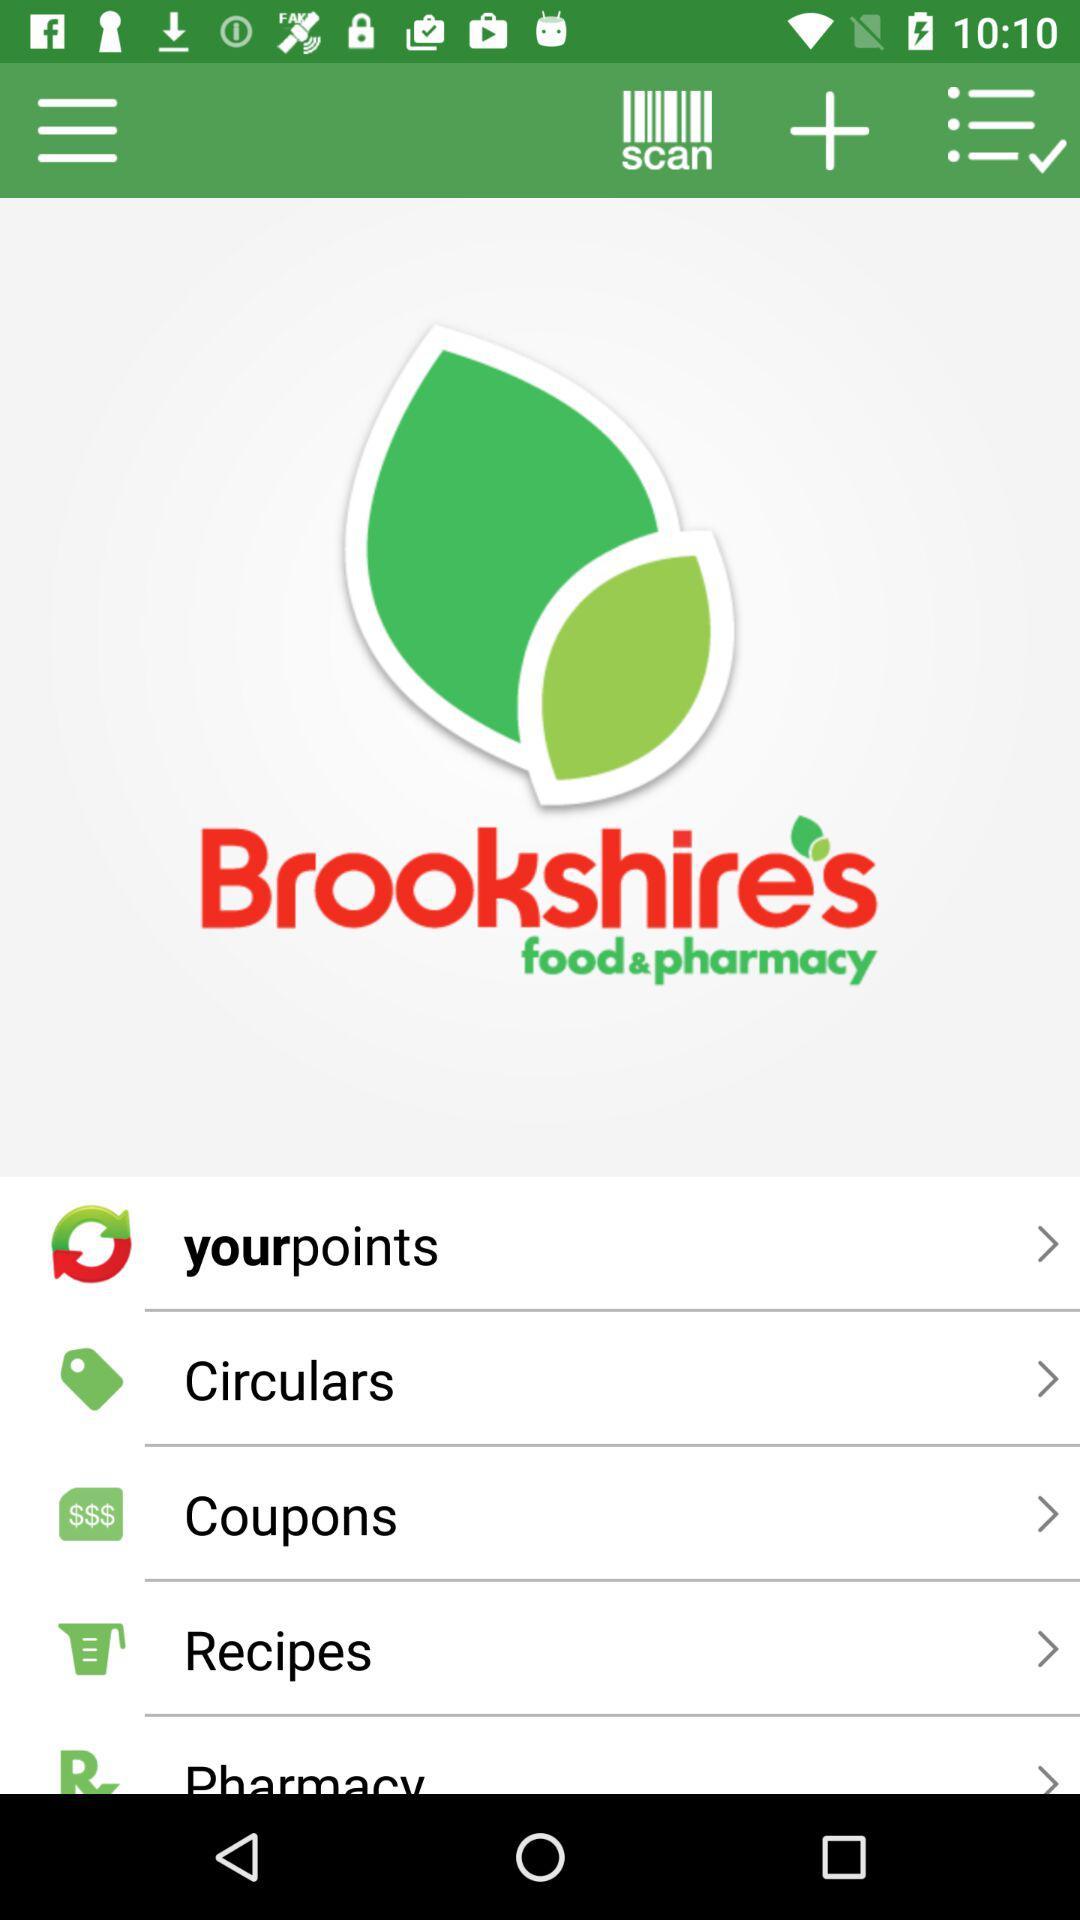 The height and width of the screenshot is (1920, 1080). I want to click on the add icon, so click(829, 129).